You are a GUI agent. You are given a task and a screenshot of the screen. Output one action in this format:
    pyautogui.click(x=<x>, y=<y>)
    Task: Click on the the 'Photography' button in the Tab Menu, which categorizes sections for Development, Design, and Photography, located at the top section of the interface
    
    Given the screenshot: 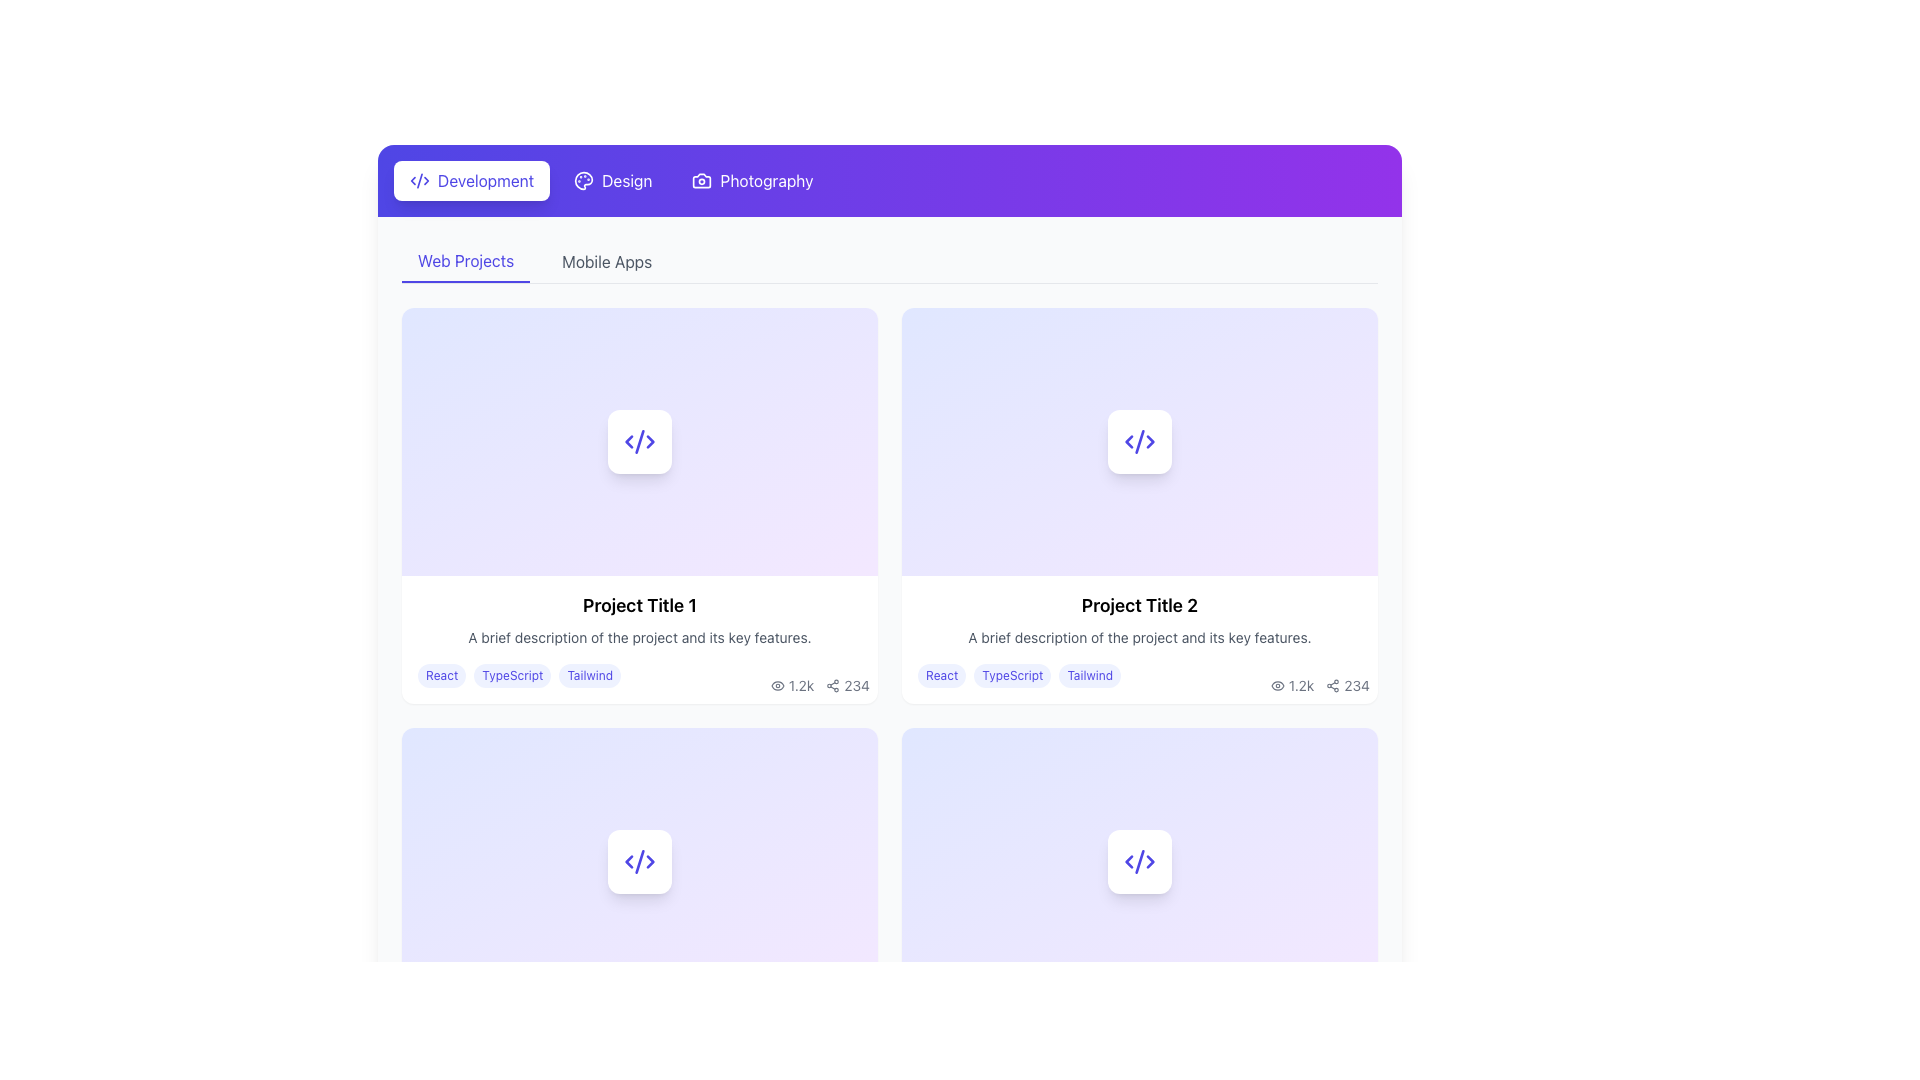 What is the action you would take?
    pyautogui.click(x=888, y=181)
    